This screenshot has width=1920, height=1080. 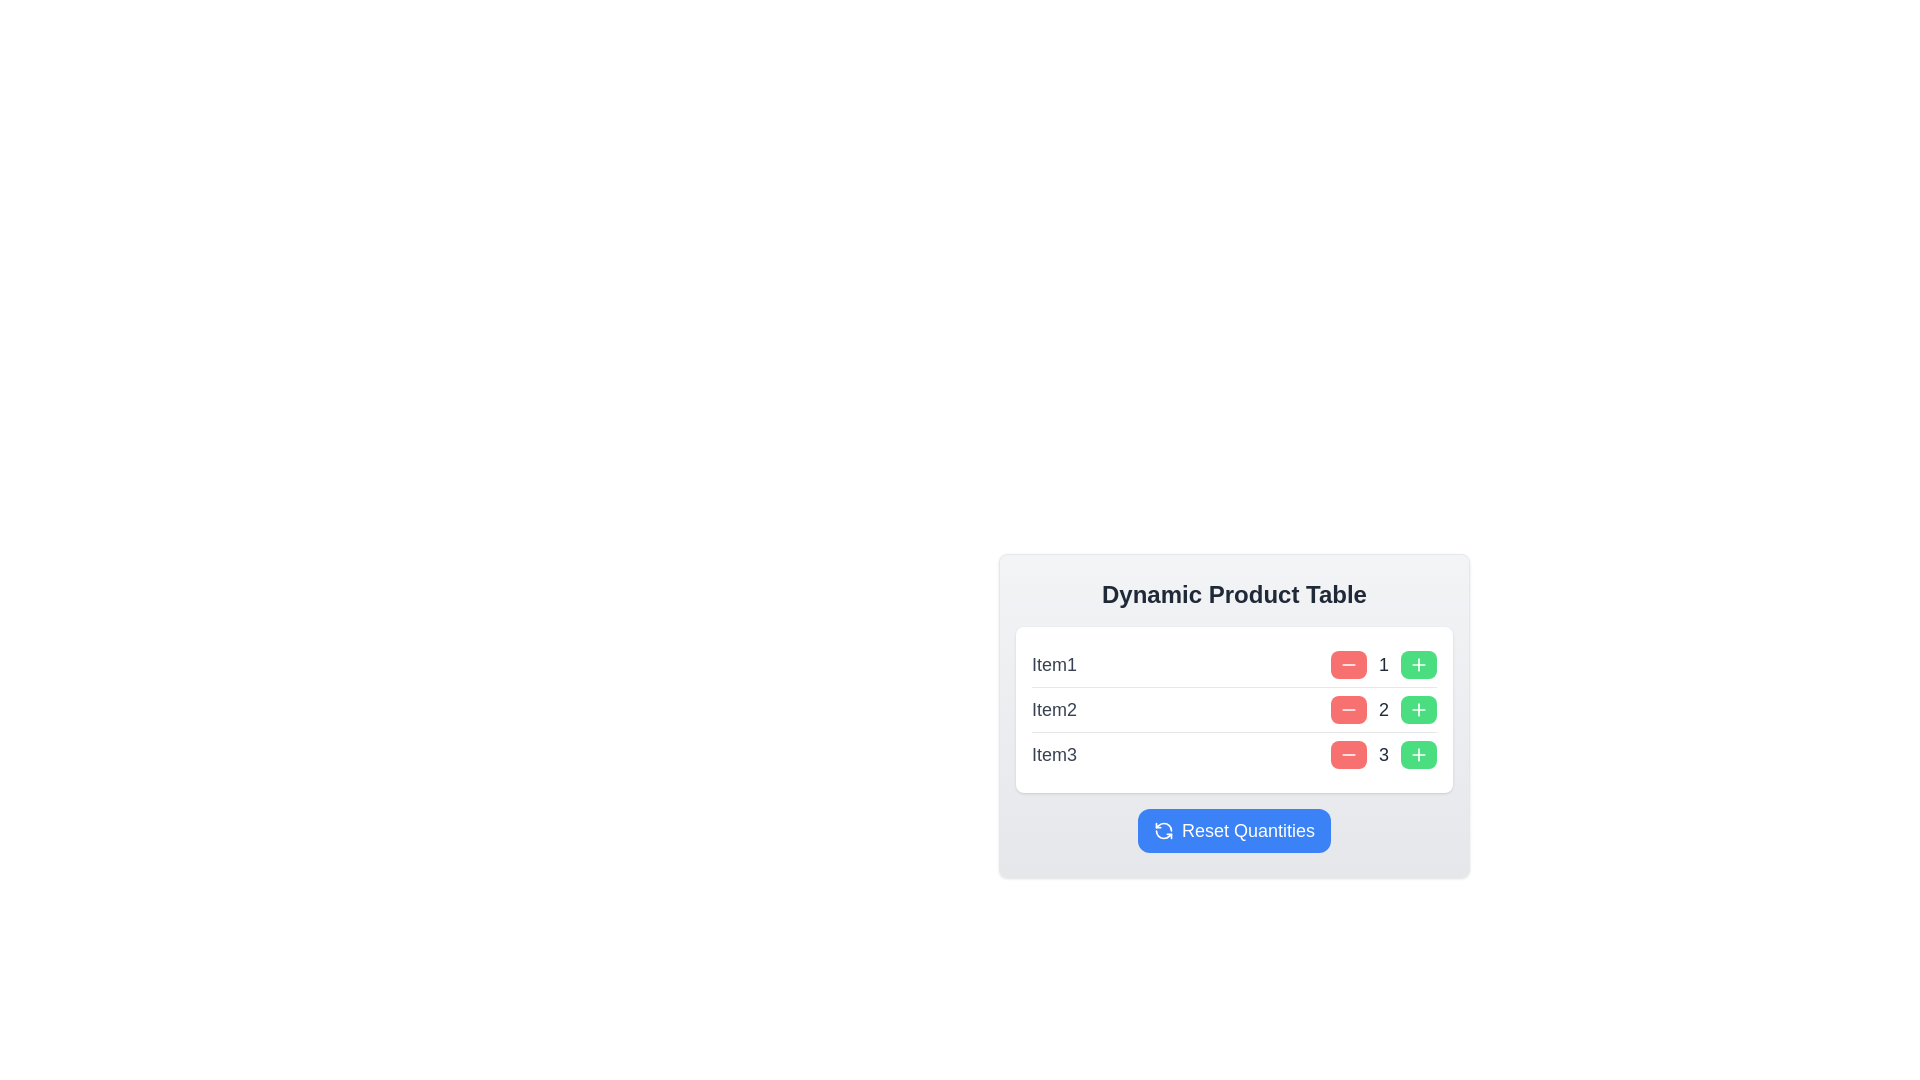 What do you see at coordinates (1418, 755) in the screenshot?
I see `the smaller green circle button with a white plus sign, located to the right of the numeric input field displaying the current quantity '3' in the third row of the item list, to increment the item count` at bounding box center [1418, 755].